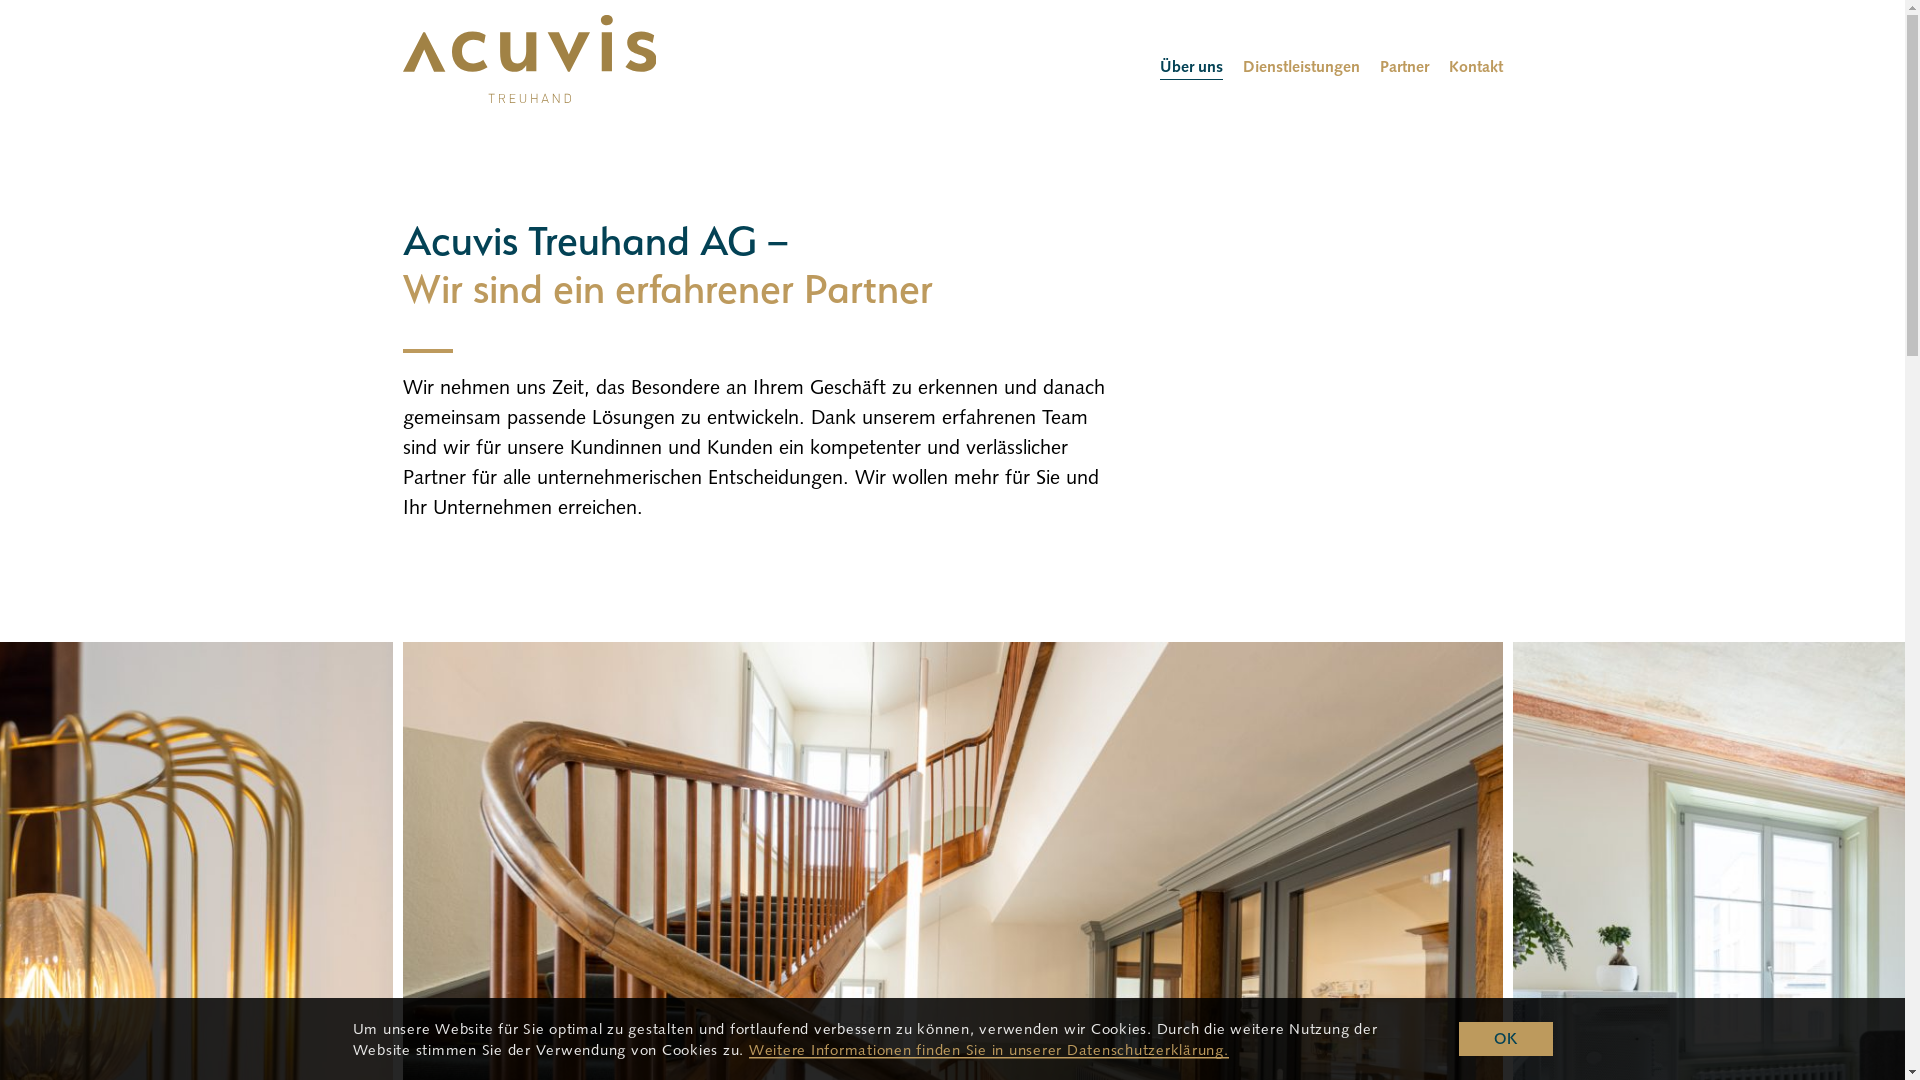 The image size is (1920, 1080). Describe the element at coordinates (1505, 1038) in the screenshot. I see `'OK'` at that location.